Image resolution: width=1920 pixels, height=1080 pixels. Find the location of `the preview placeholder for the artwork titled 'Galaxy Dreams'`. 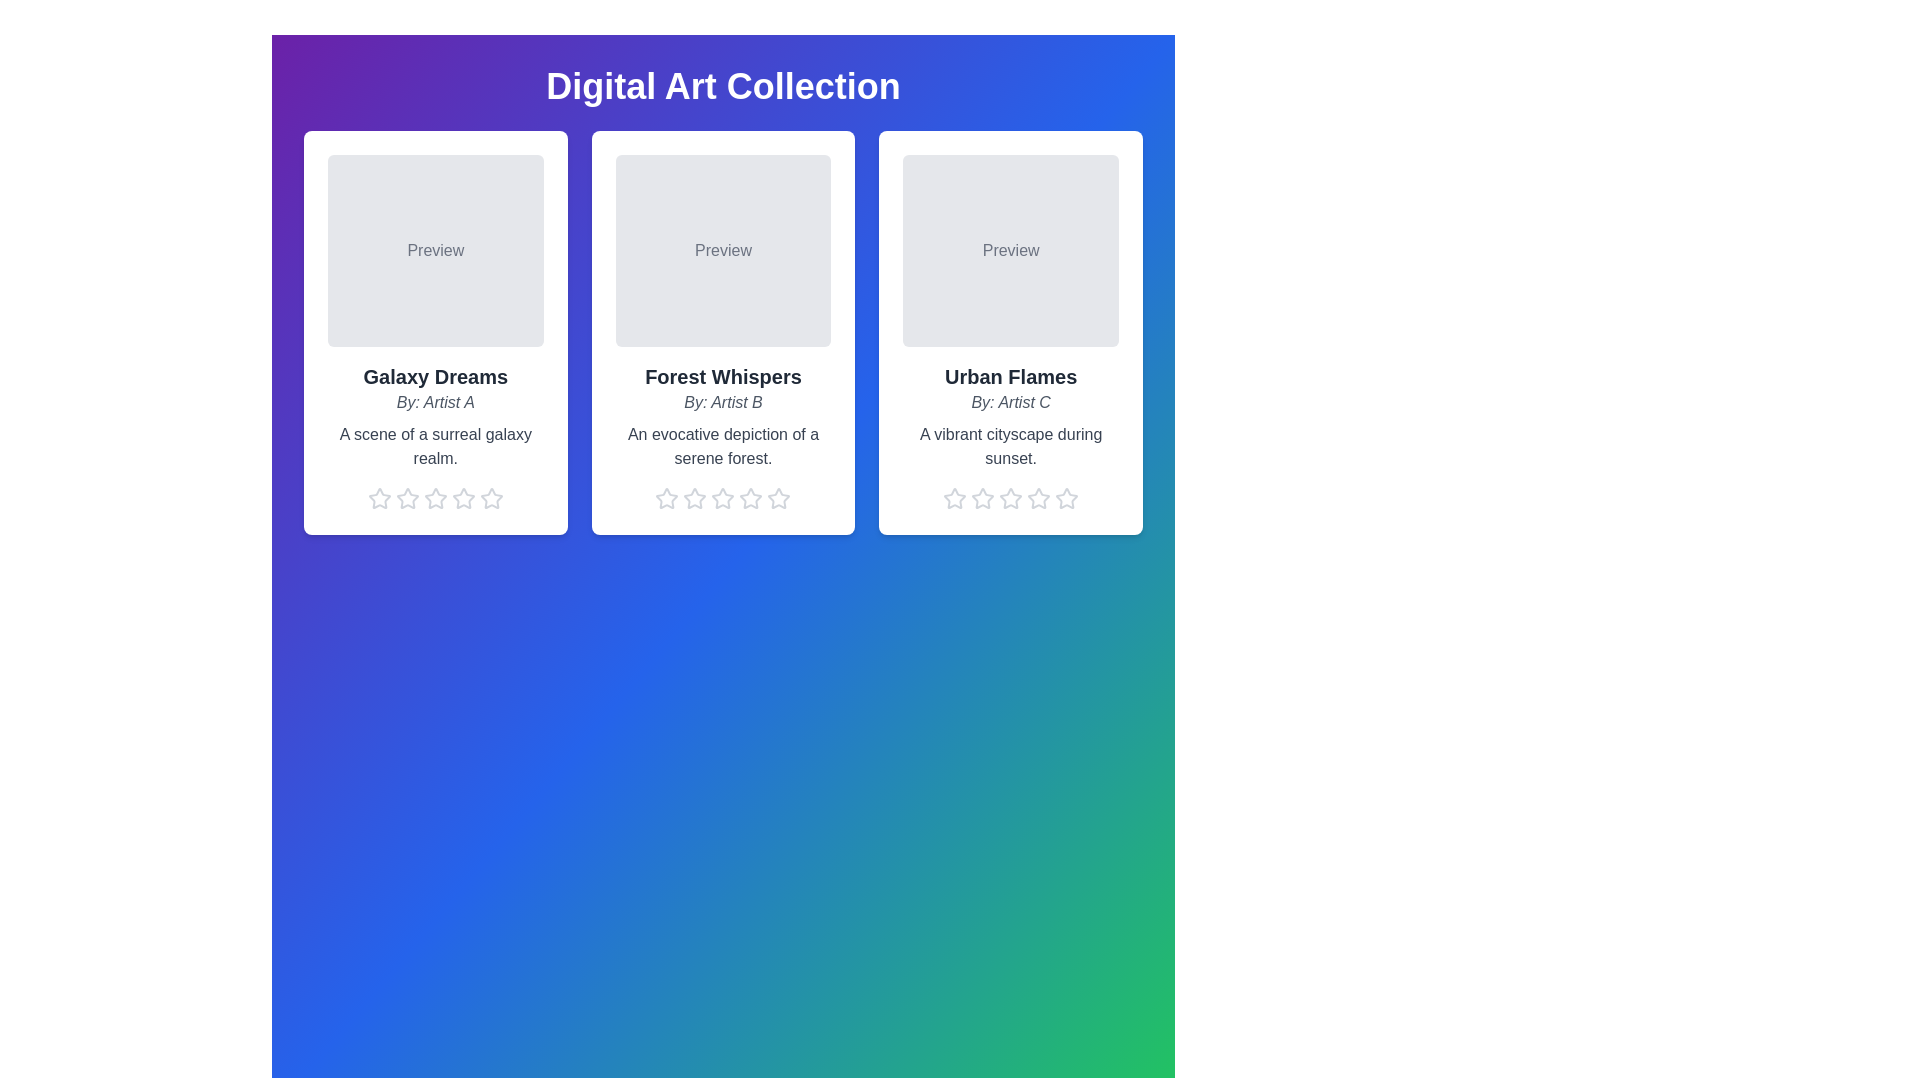

the preview placeholder for the artwork titled 'Galaxy Dreams' is located at coordinates (434, 249).